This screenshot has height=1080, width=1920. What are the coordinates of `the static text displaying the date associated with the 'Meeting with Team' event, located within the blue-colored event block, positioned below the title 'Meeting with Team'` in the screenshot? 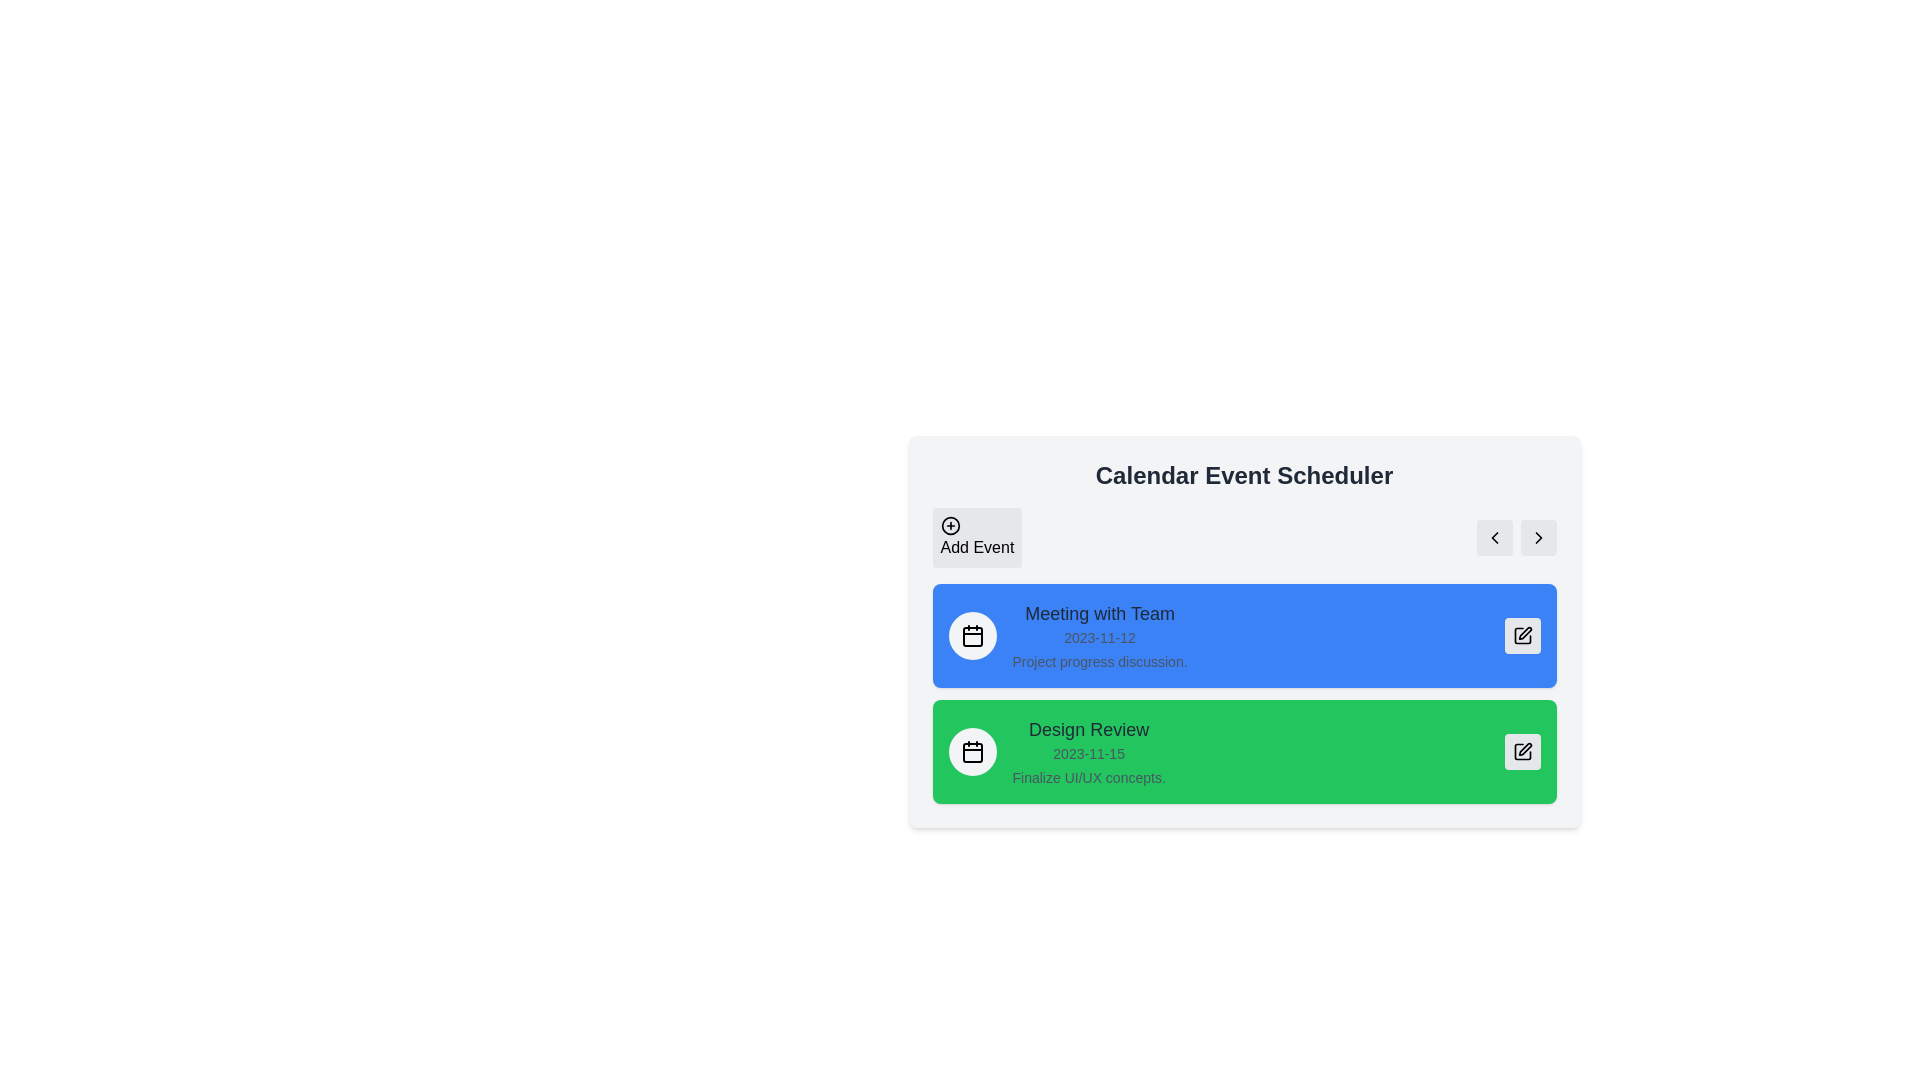 It's located at (1098, 637).